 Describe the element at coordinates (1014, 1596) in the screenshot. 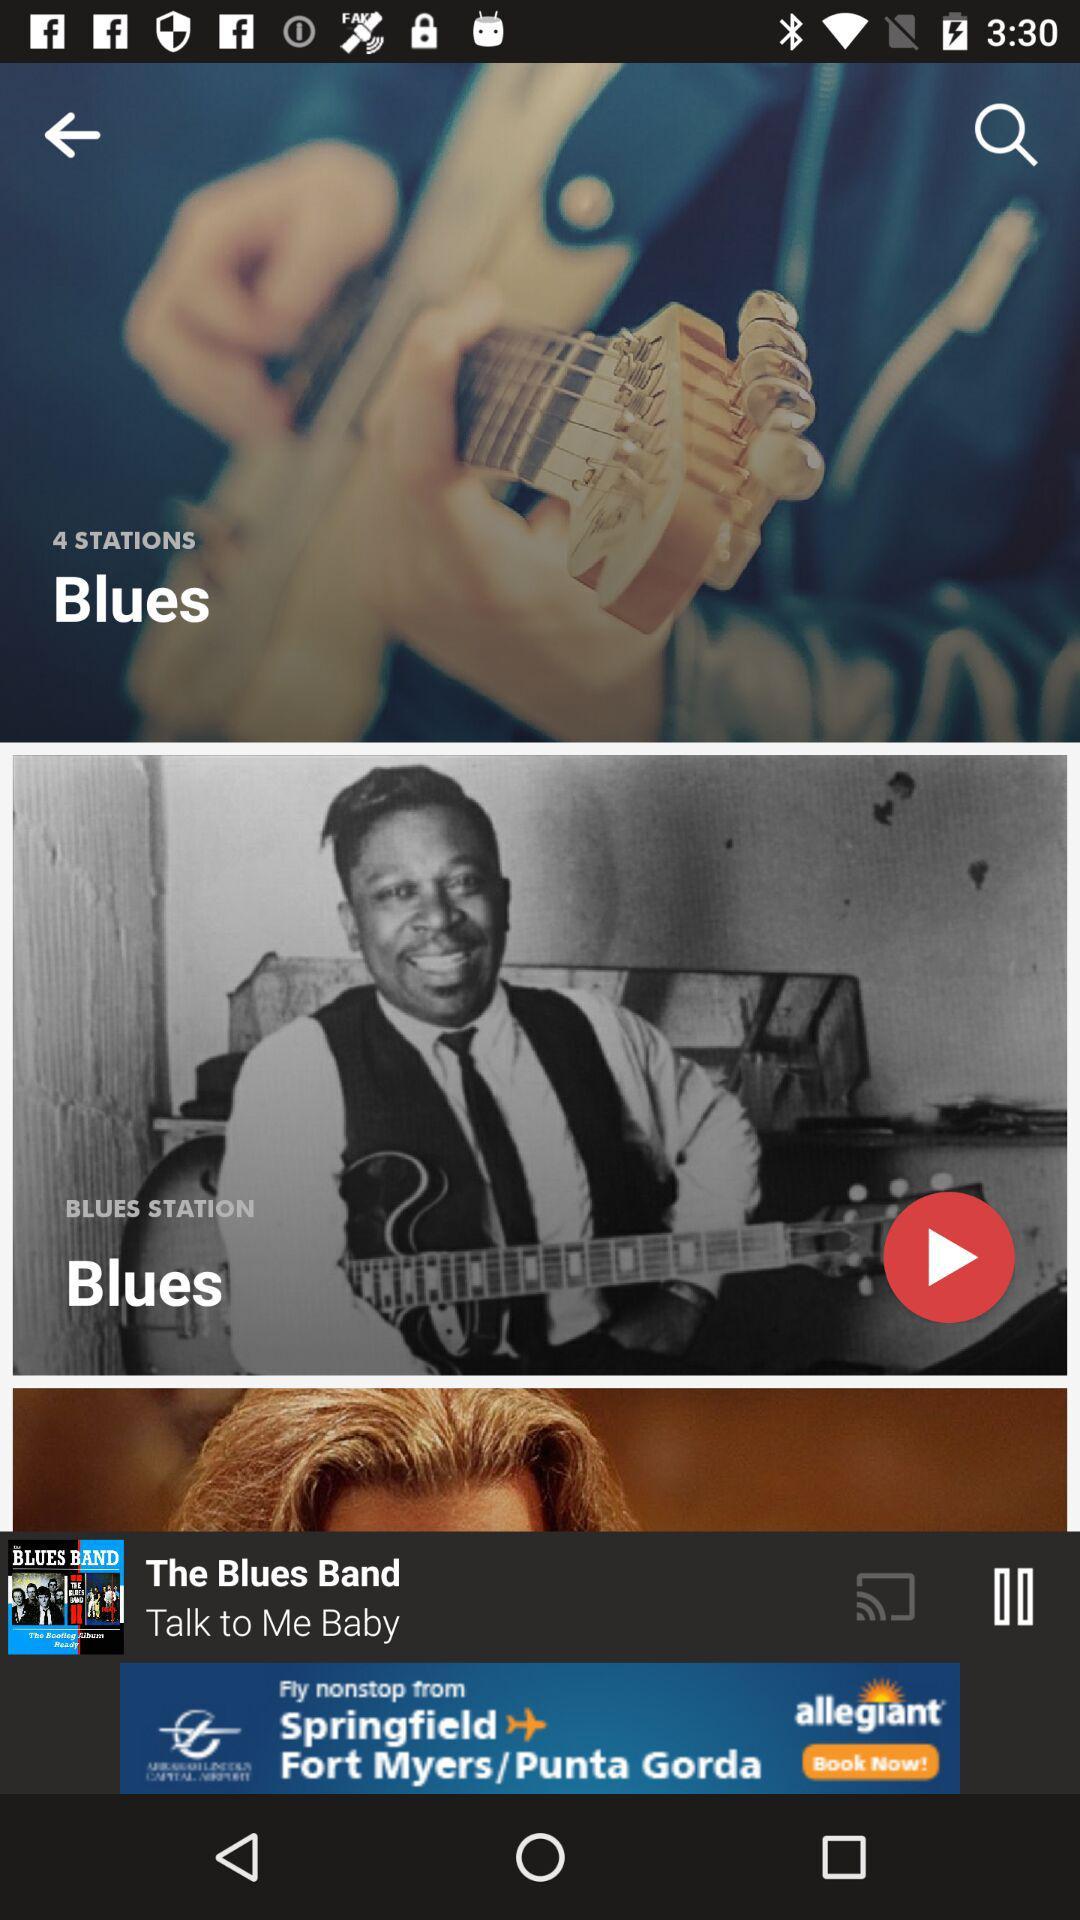

I see `the pause icon` at that location.